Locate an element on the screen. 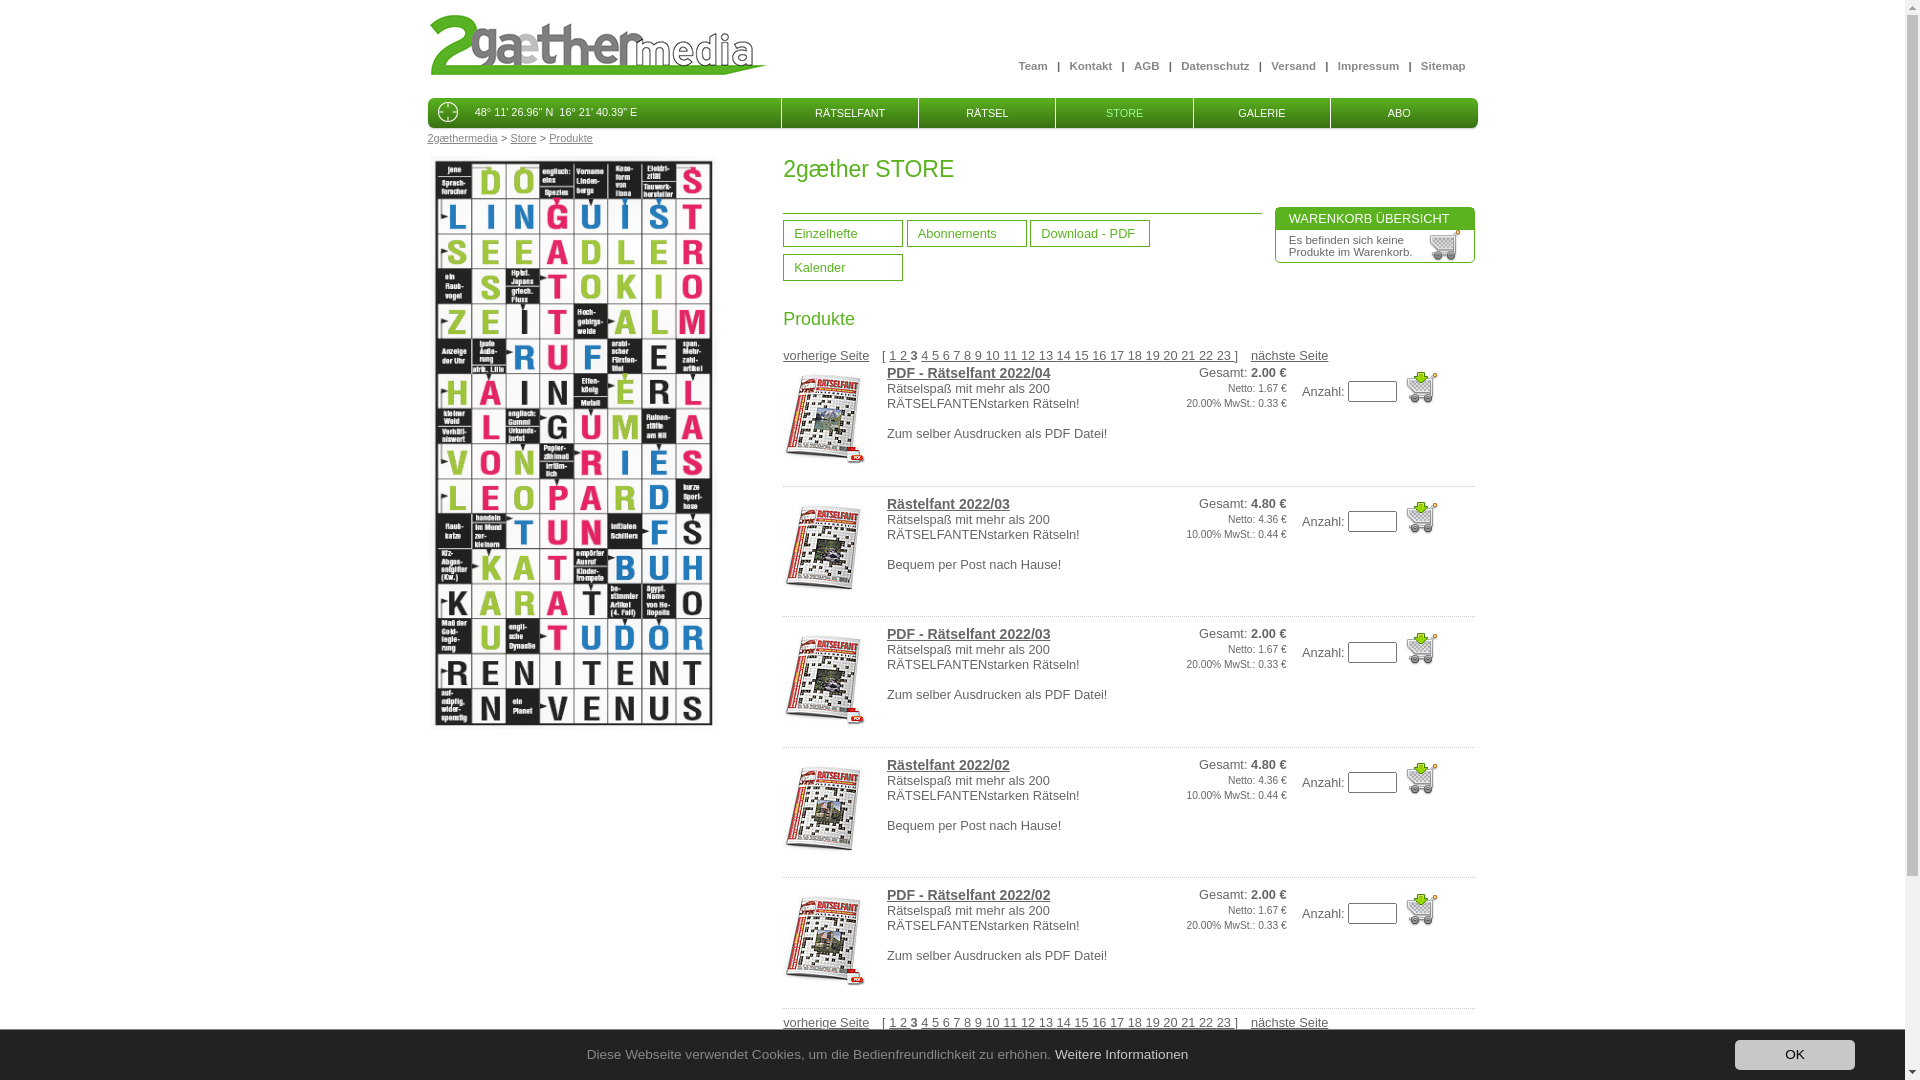  'GALERIE' is located at coordinates (1261, 112).